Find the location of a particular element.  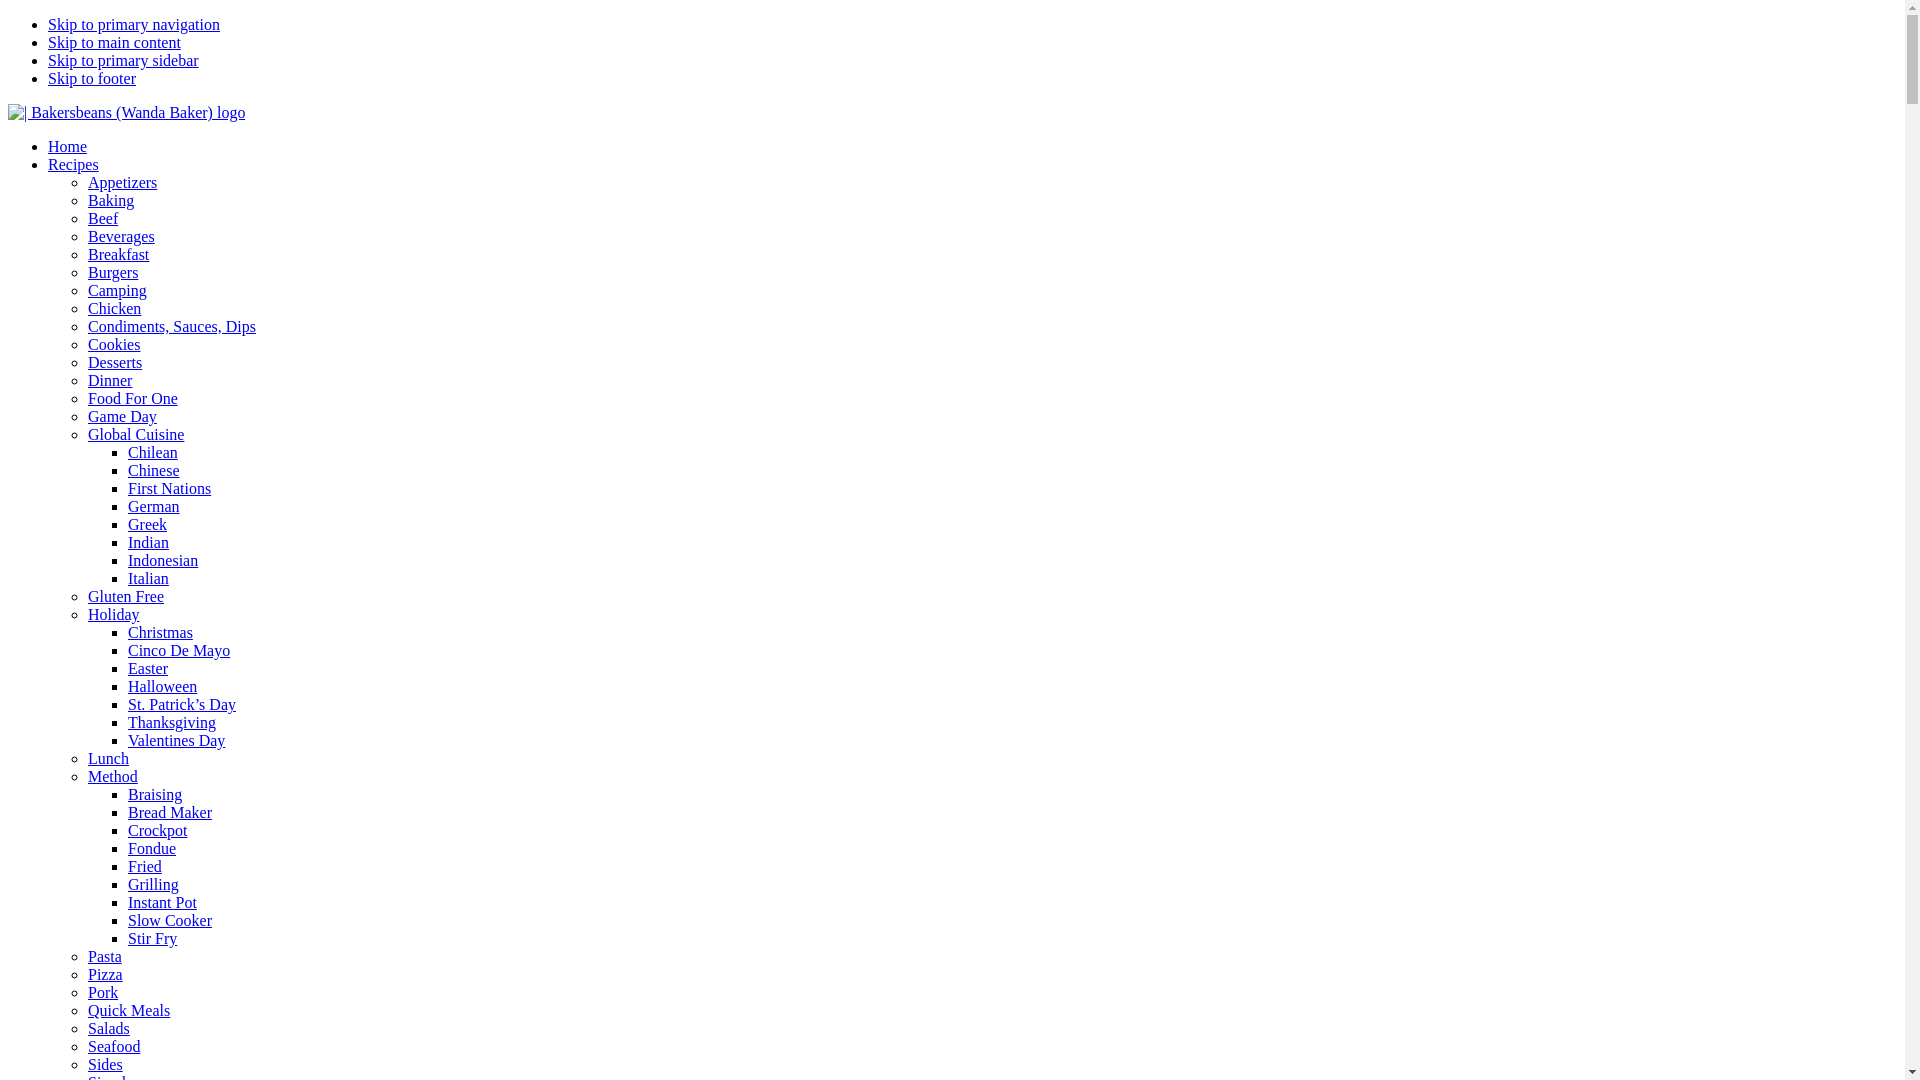

'Game Day' is located at coordinates (121, 415).